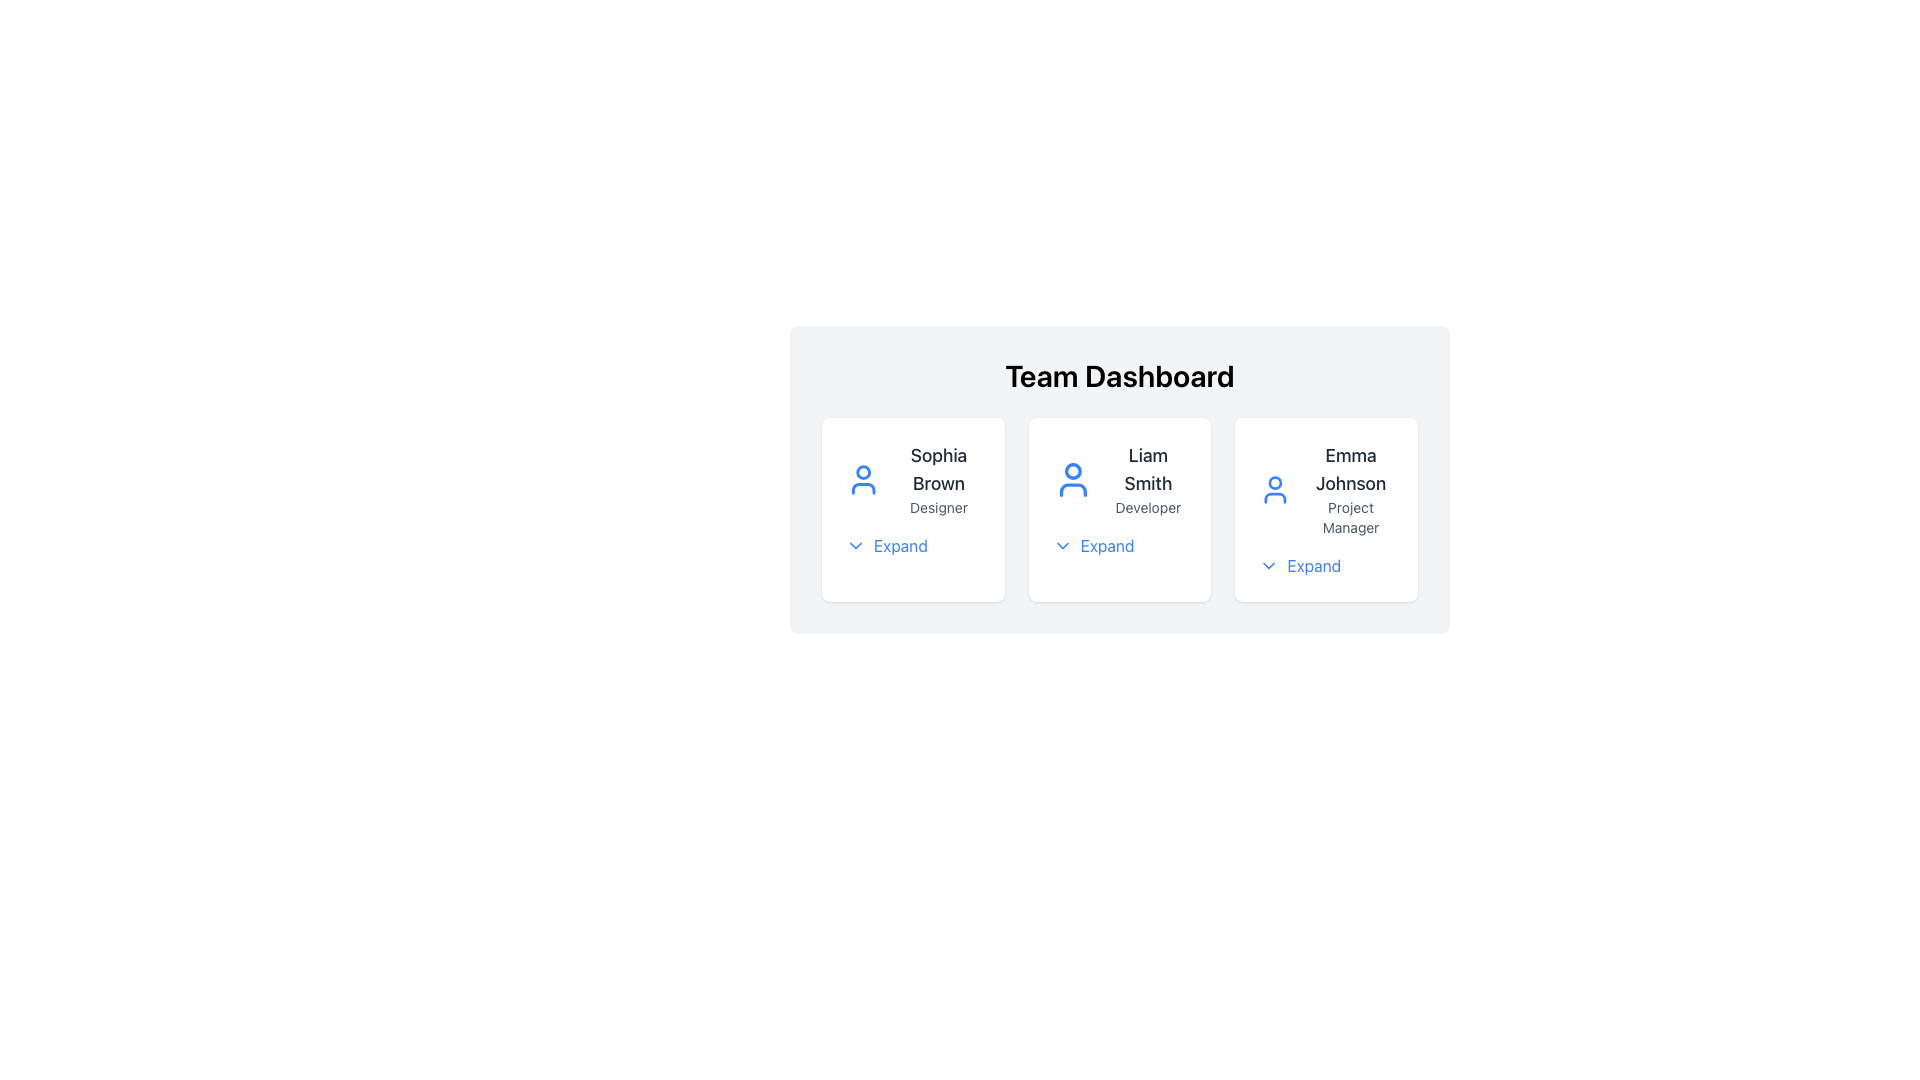 Image resolution: width=1920 pixels, height=1080 pixels. Describe the element at coordinates (1072, 471) in the screenshot. I see `the circular icon representing the user avatar for 'Liam Smith' in the second card of the 'Team Dashboard' interface` at that location.